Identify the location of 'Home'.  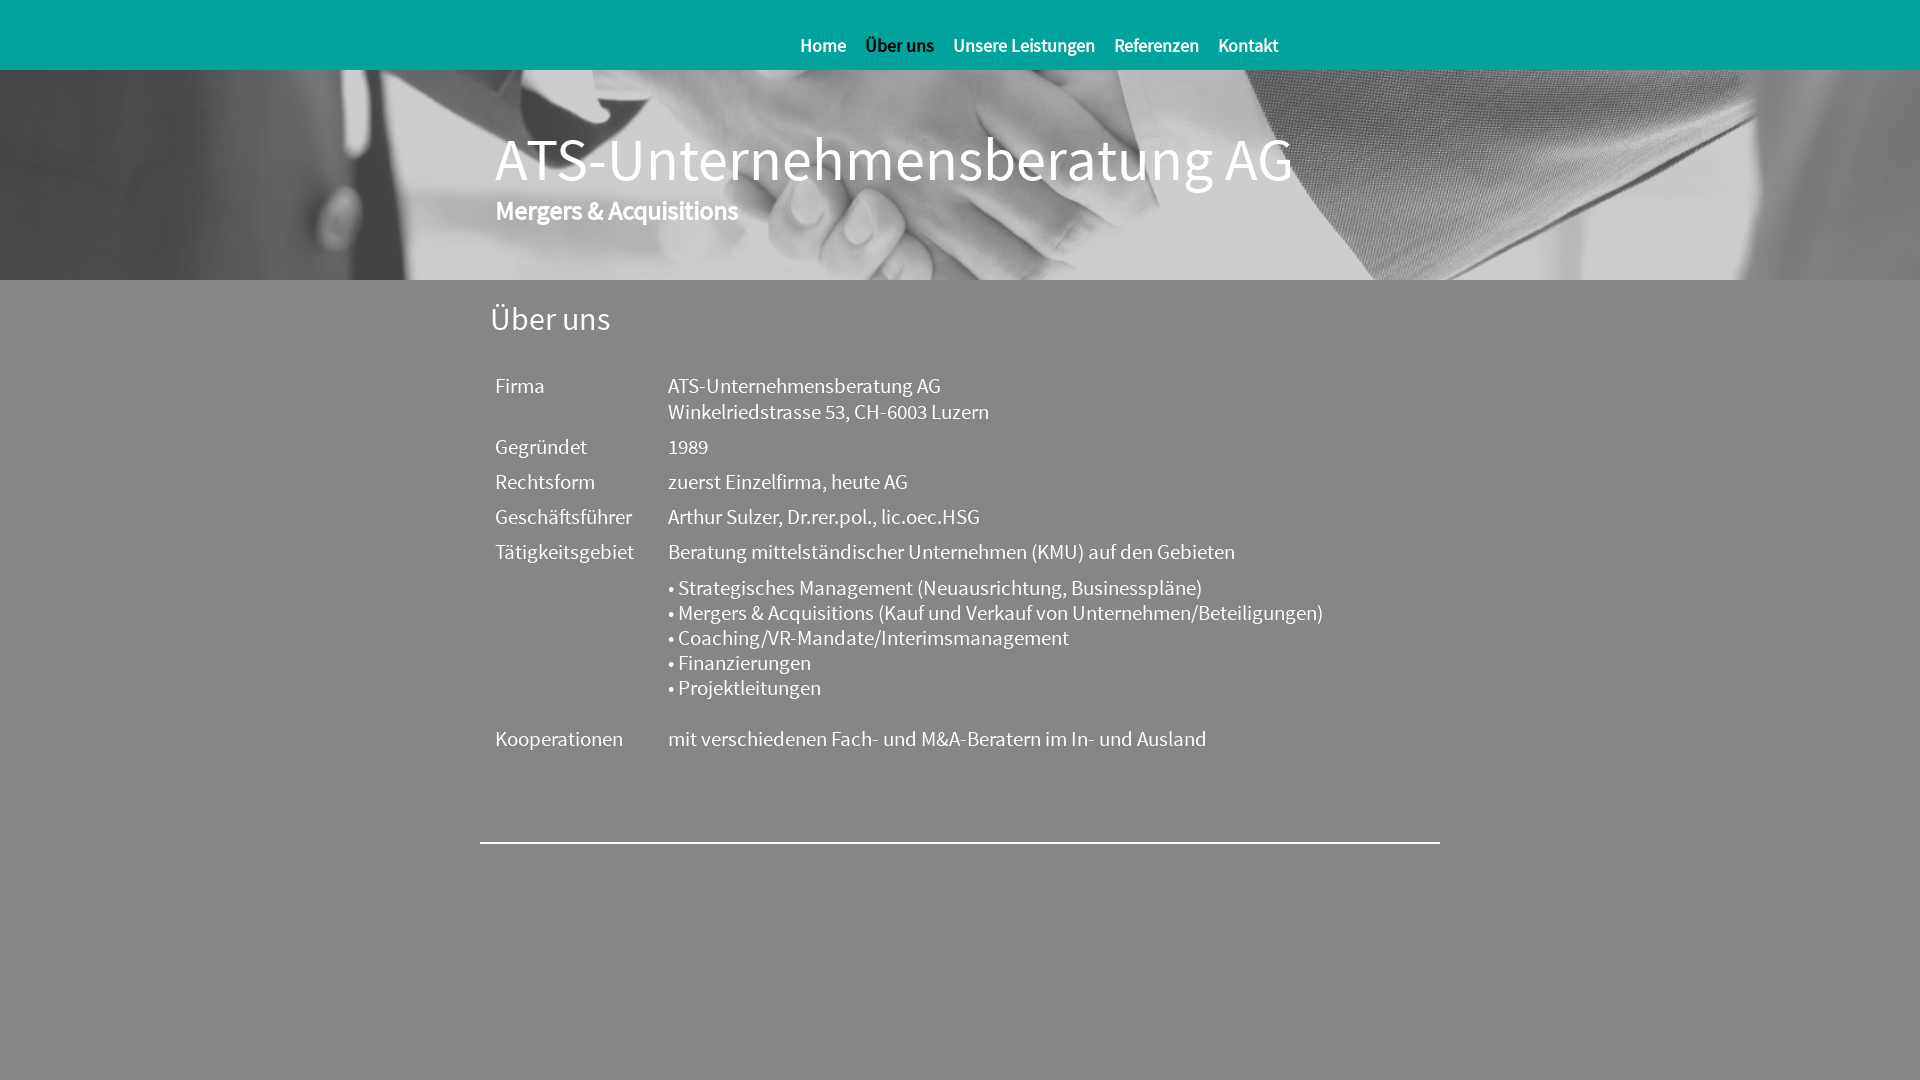
(830, 45).